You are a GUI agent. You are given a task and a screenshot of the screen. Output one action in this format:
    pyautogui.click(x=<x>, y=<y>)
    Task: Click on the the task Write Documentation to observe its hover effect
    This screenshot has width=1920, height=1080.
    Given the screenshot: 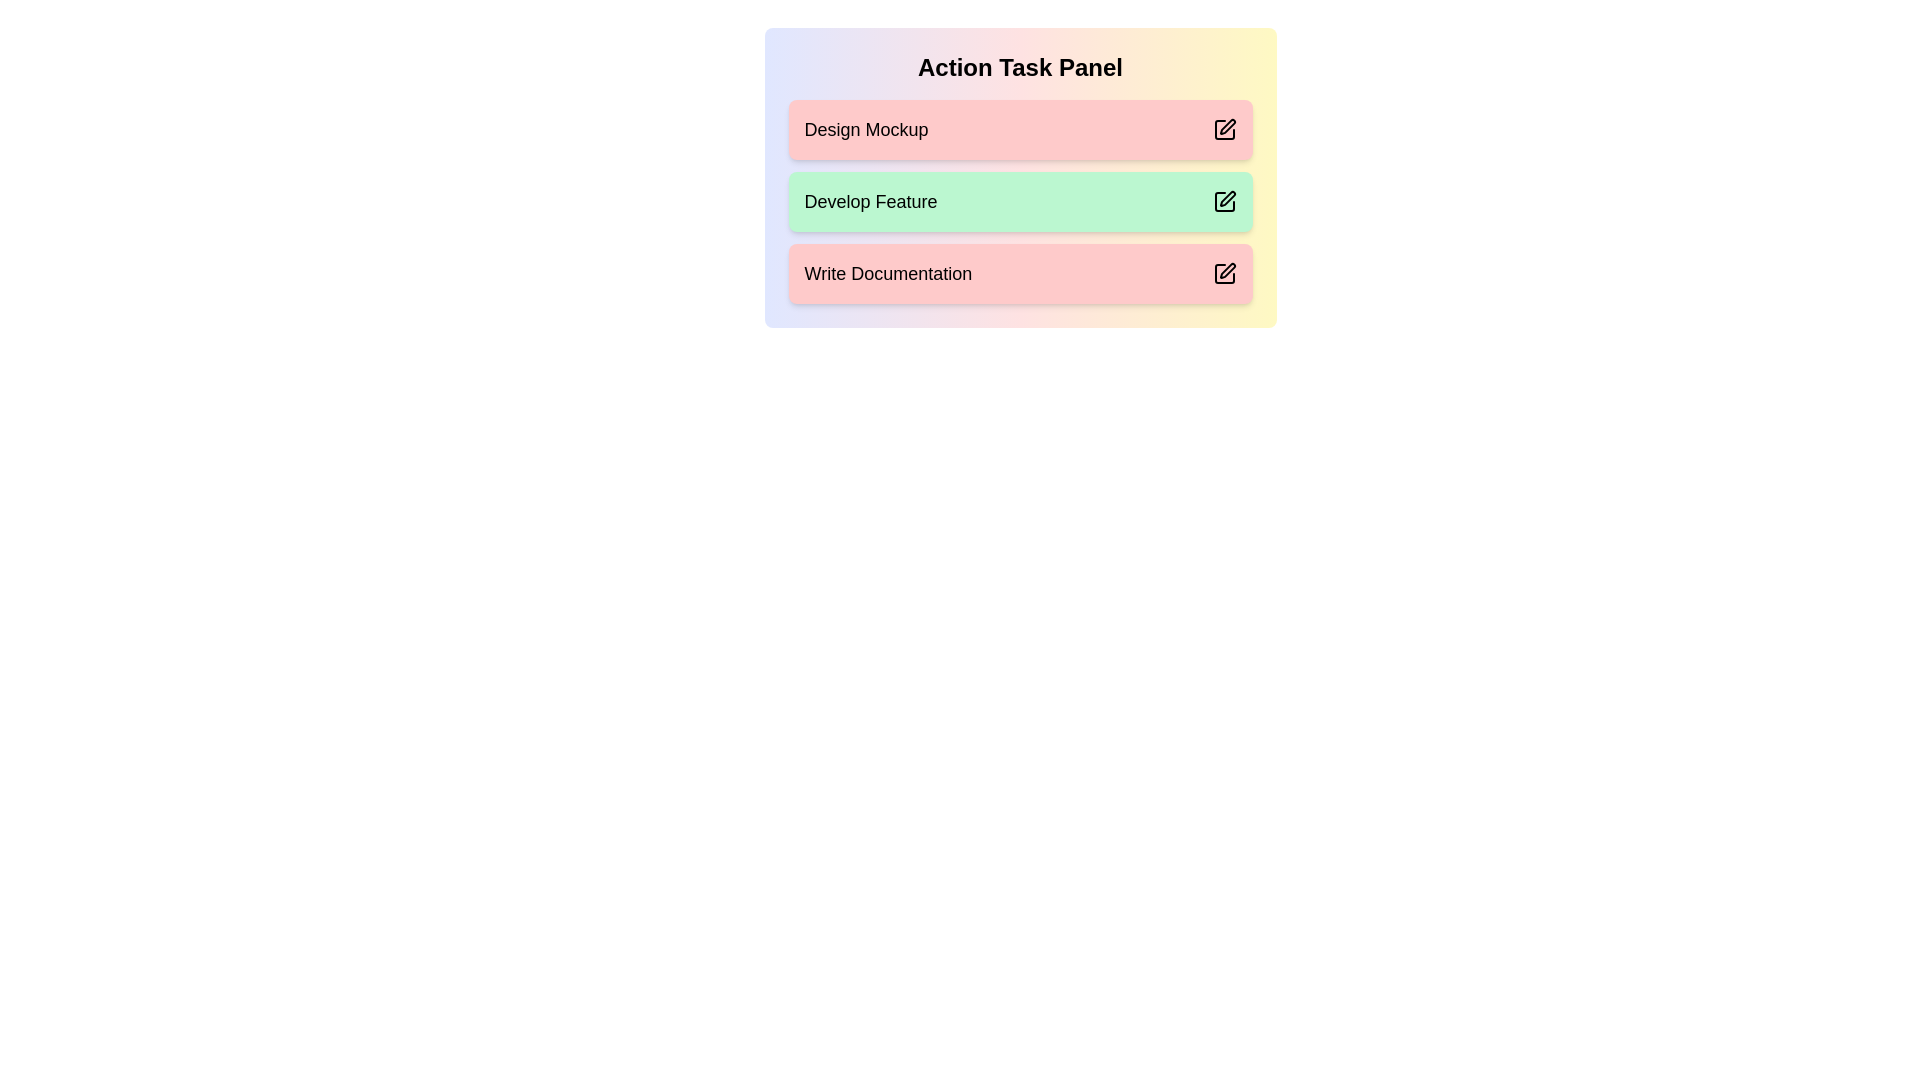 What is the action you would take?
    pyautogui.click(x=1020, y=273)
    